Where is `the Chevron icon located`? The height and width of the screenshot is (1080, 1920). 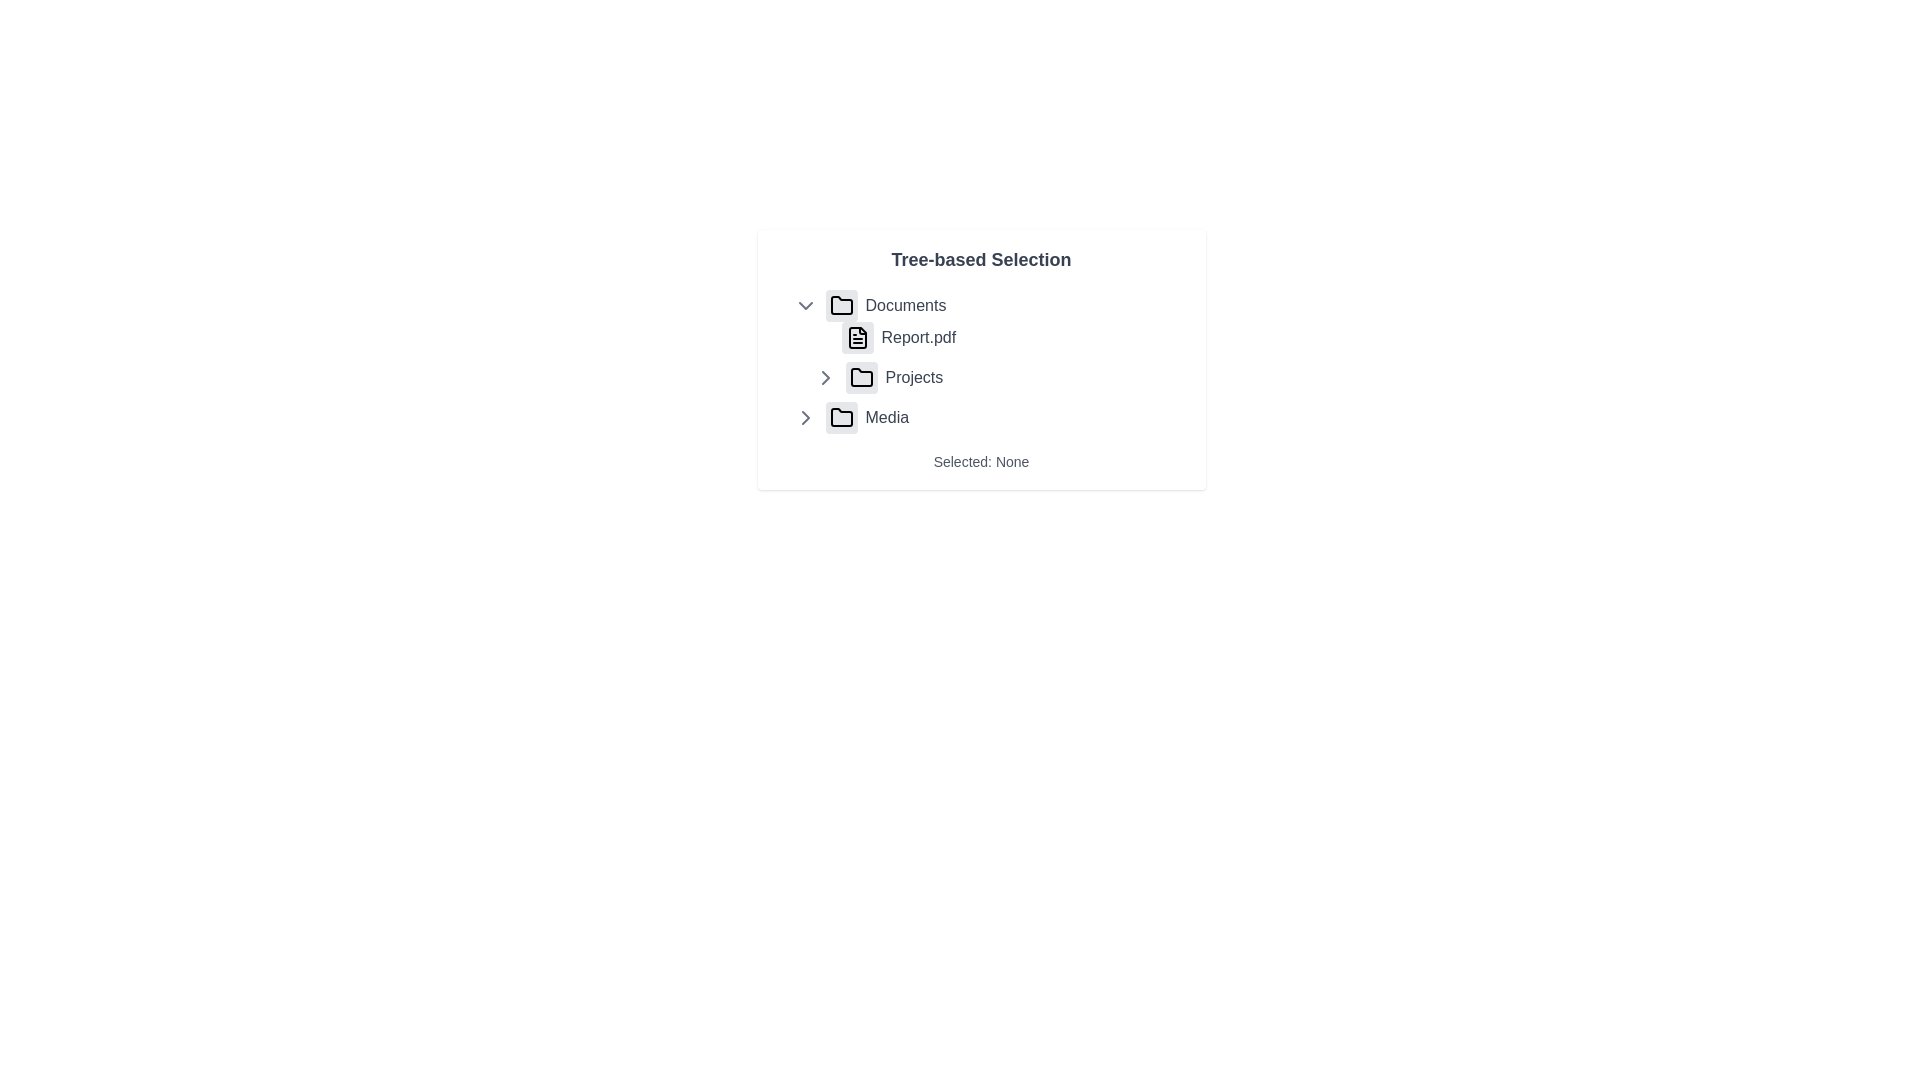
the Chevron icon located is located at coordinates (805, 416).